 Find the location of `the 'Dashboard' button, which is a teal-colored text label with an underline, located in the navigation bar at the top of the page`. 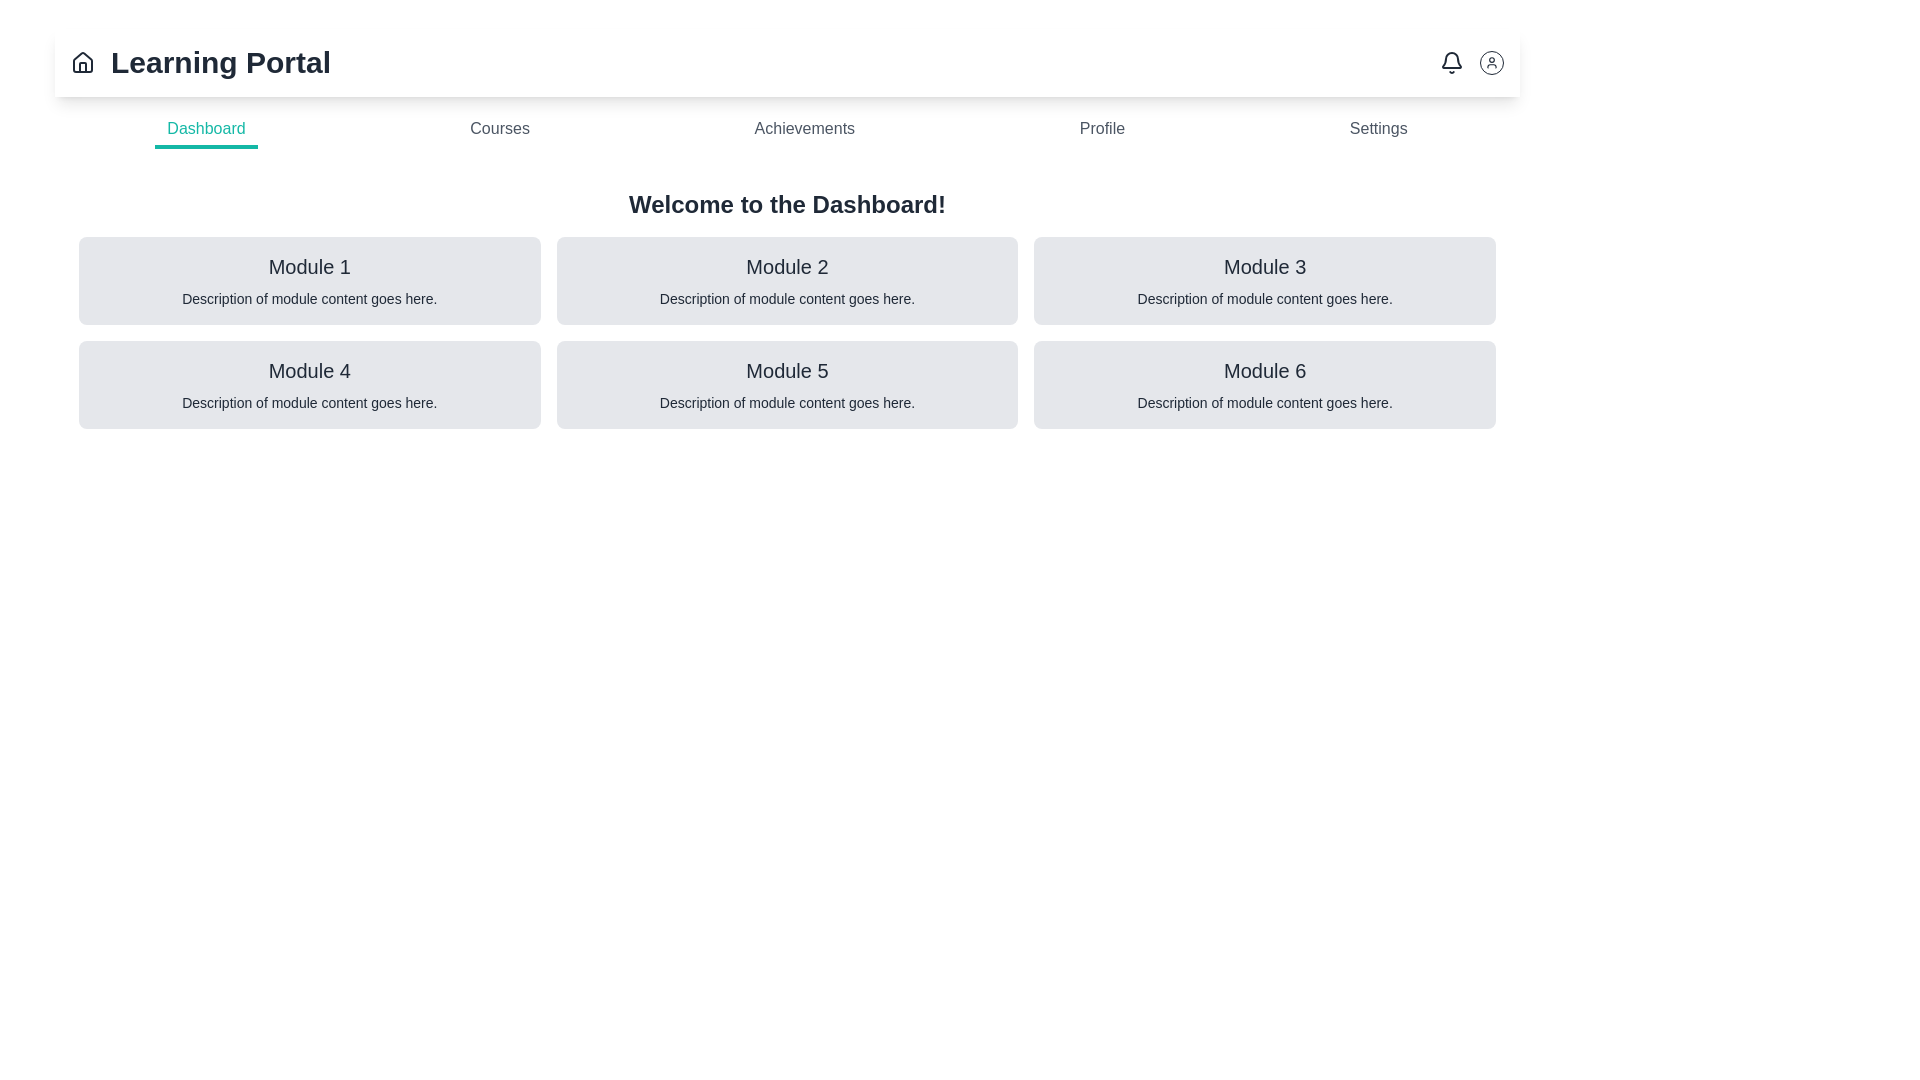

the 'Dashboard' button, which is a teal-colored text label with an underline, located in the navigation bar at the top of the page is located at coordinates (206, 131).